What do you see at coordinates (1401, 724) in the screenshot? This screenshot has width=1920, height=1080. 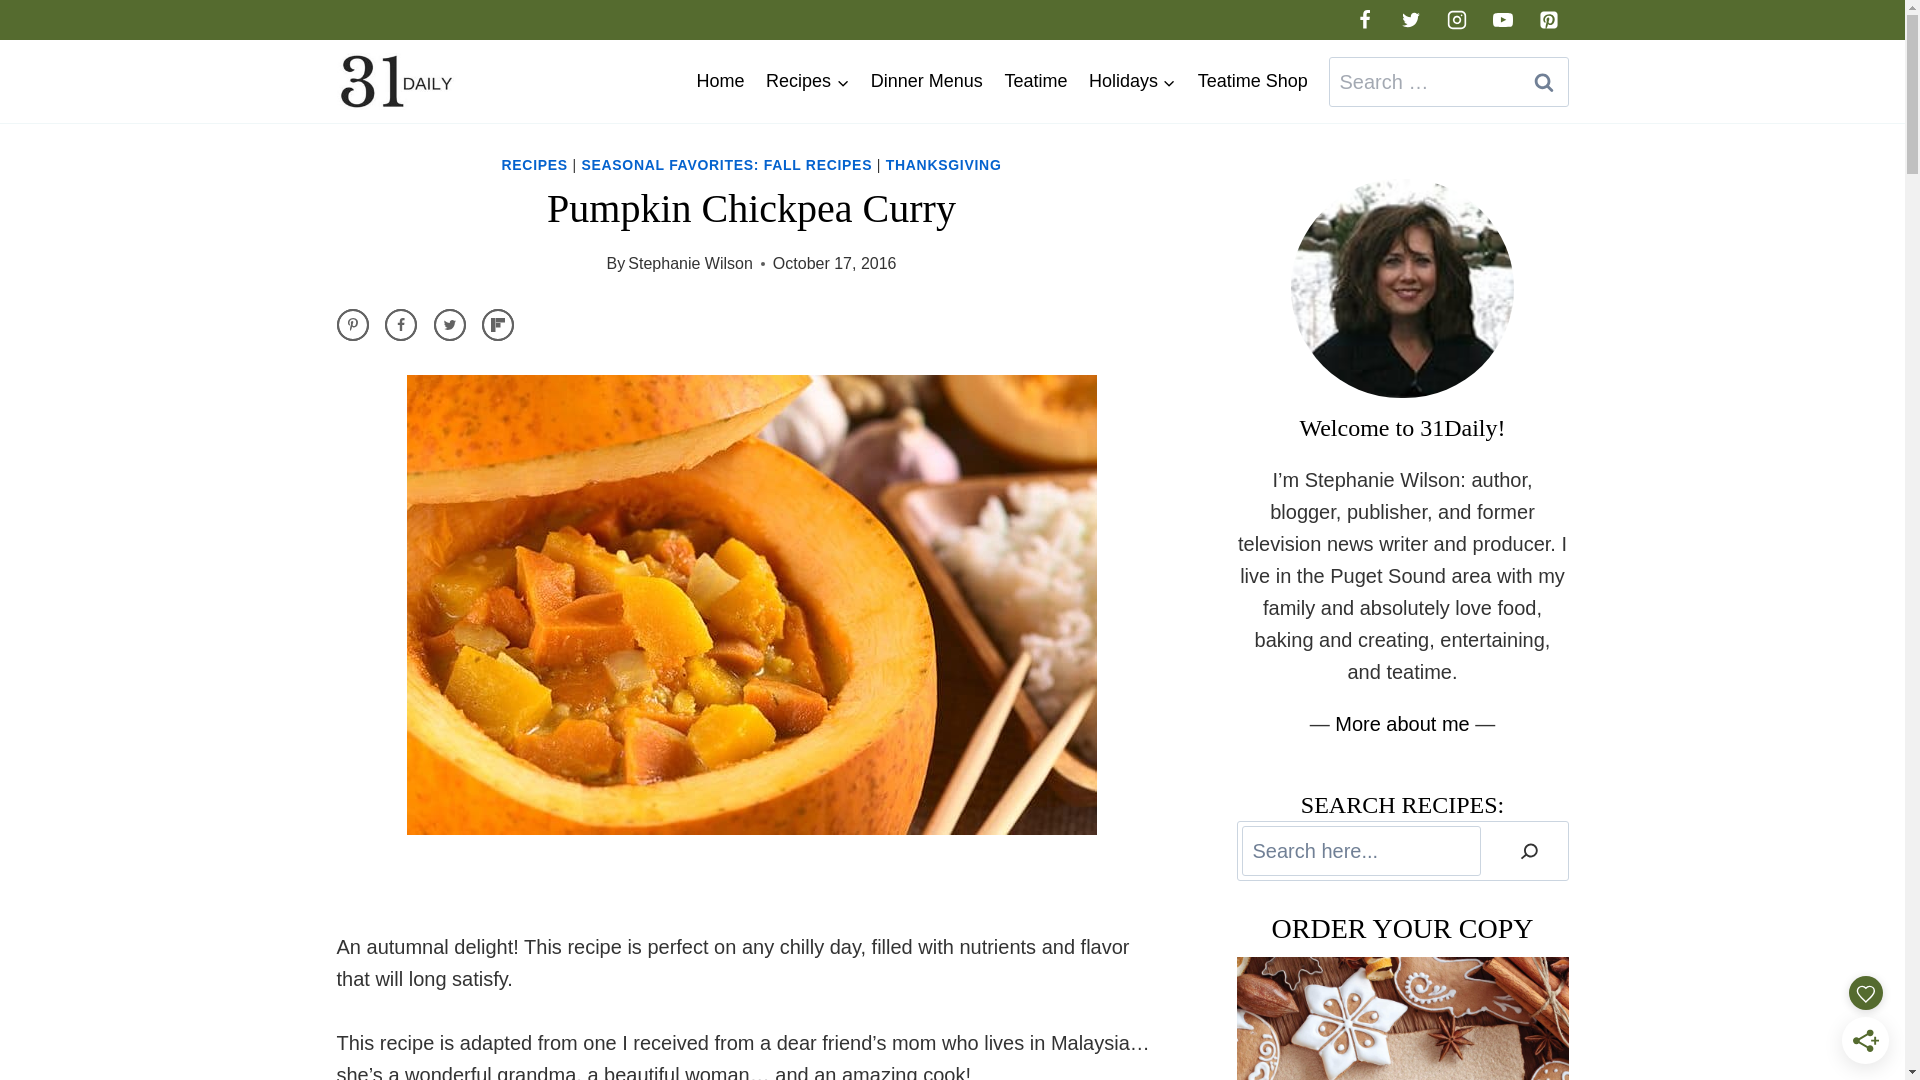 I see `'More about me'` at bounding box center [1401, 724].